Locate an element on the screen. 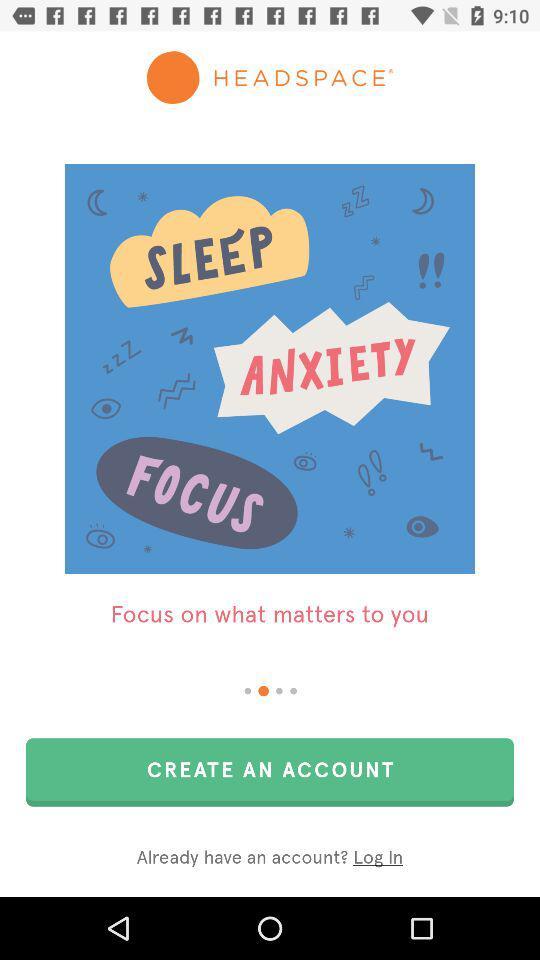  the already have an is located at coordinates (270, 857).